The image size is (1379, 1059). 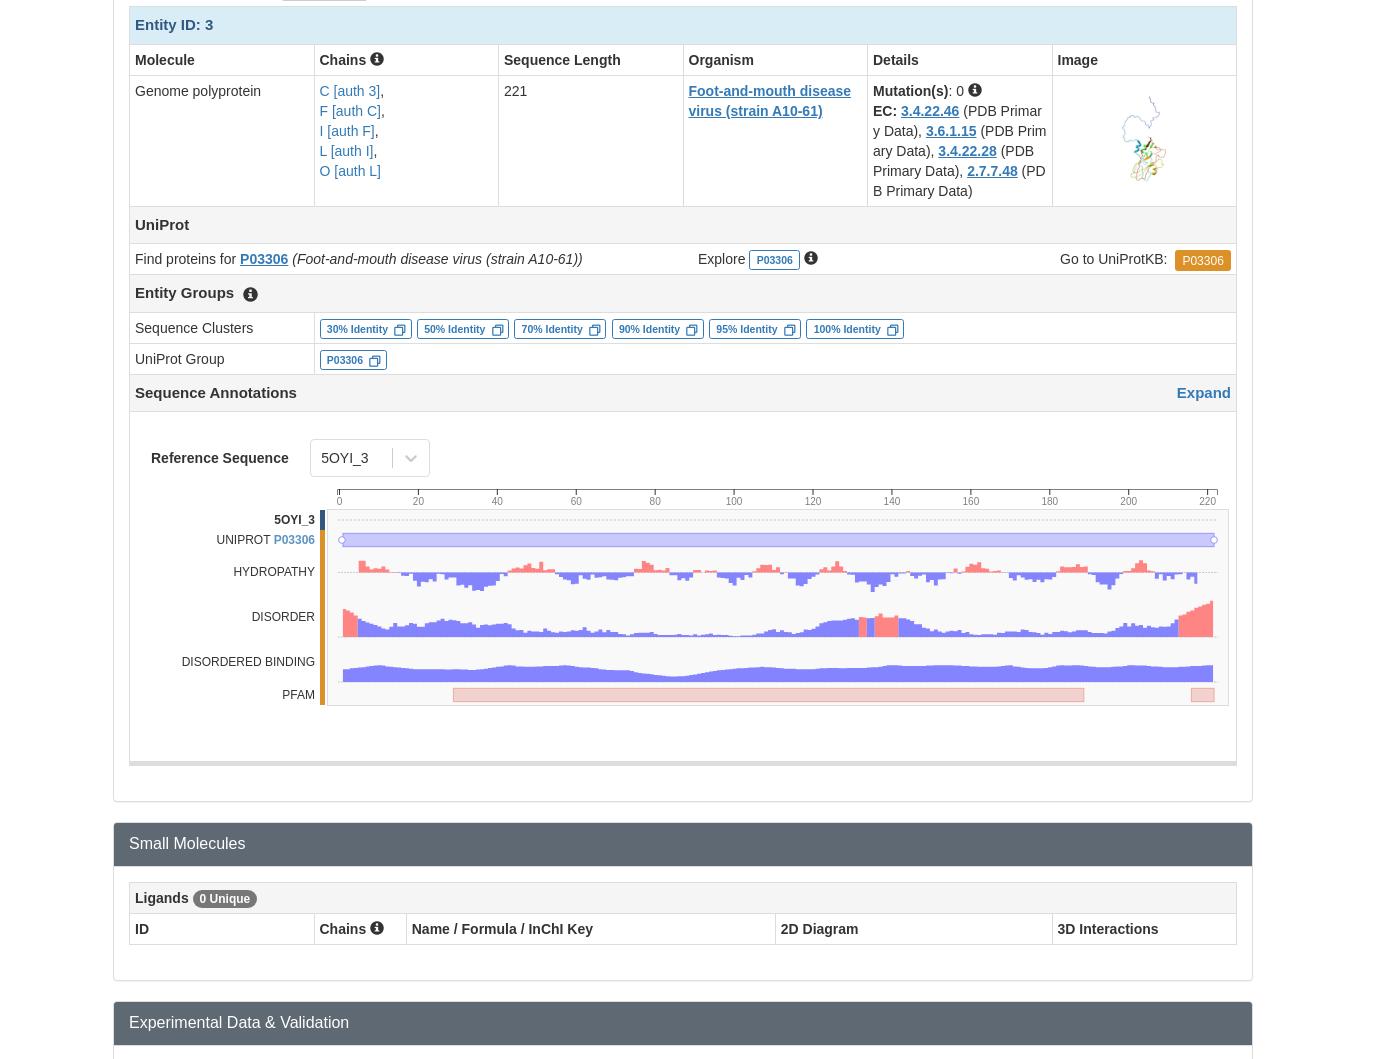 I want to click on '180', so click(x=1048, y=501).